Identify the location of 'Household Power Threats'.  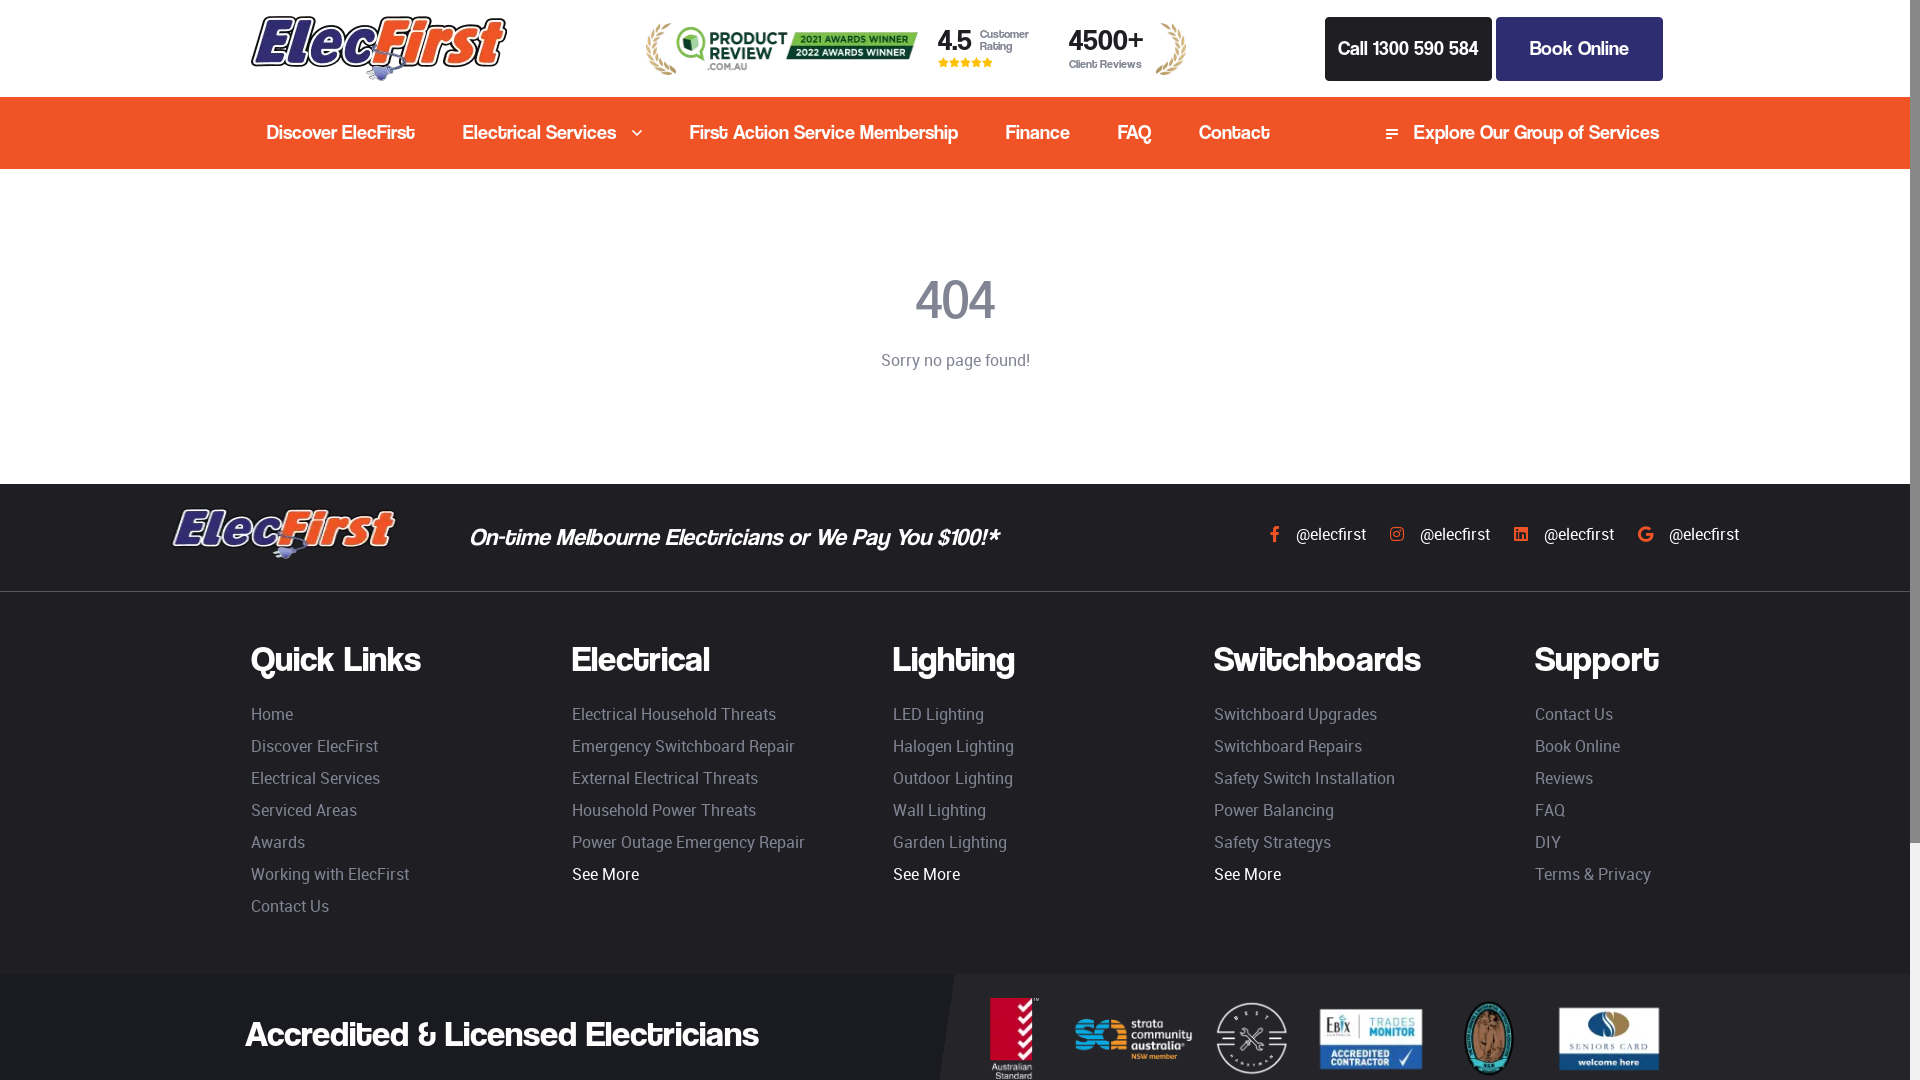
(570, 810).